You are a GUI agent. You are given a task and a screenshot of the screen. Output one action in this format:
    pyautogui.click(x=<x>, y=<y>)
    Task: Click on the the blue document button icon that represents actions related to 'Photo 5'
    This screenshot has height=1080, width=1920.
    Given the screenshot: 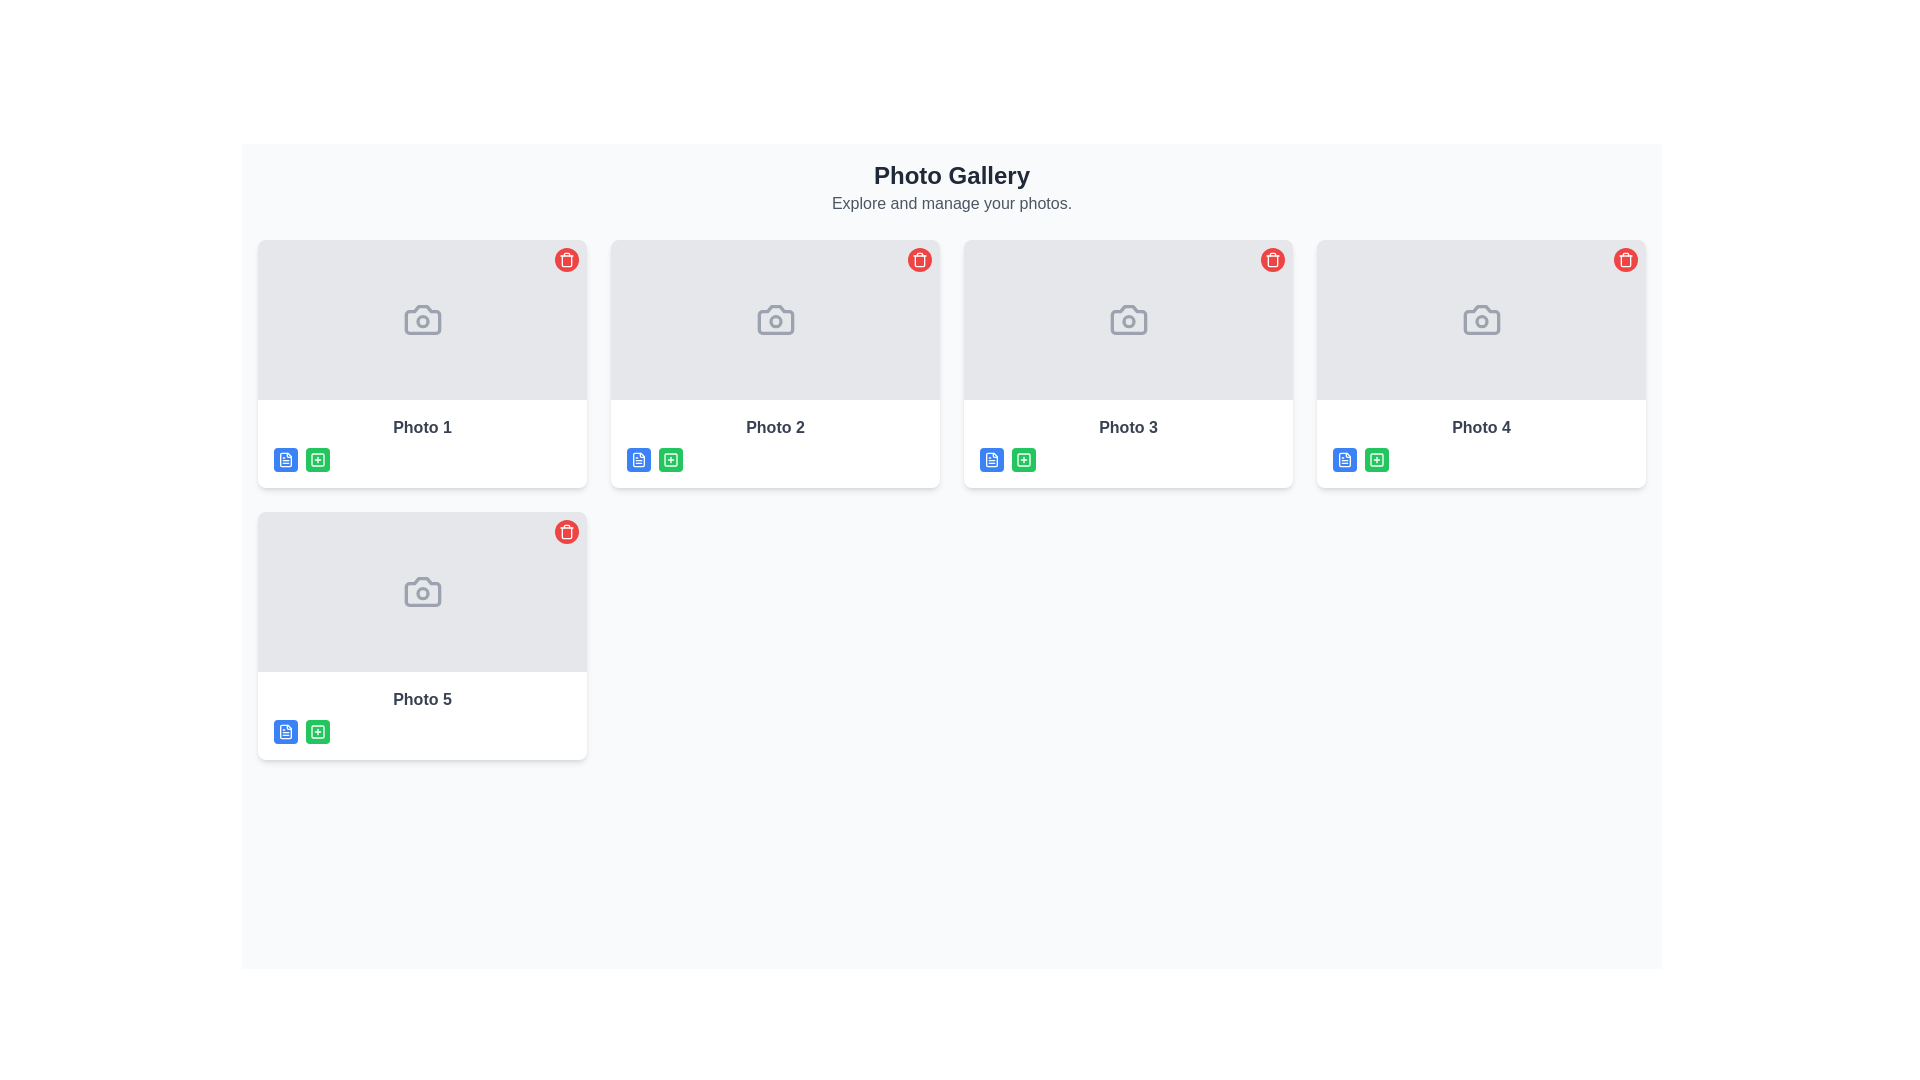 What is the action you would take?
    pyautogui.click(x=285, y=732)
    